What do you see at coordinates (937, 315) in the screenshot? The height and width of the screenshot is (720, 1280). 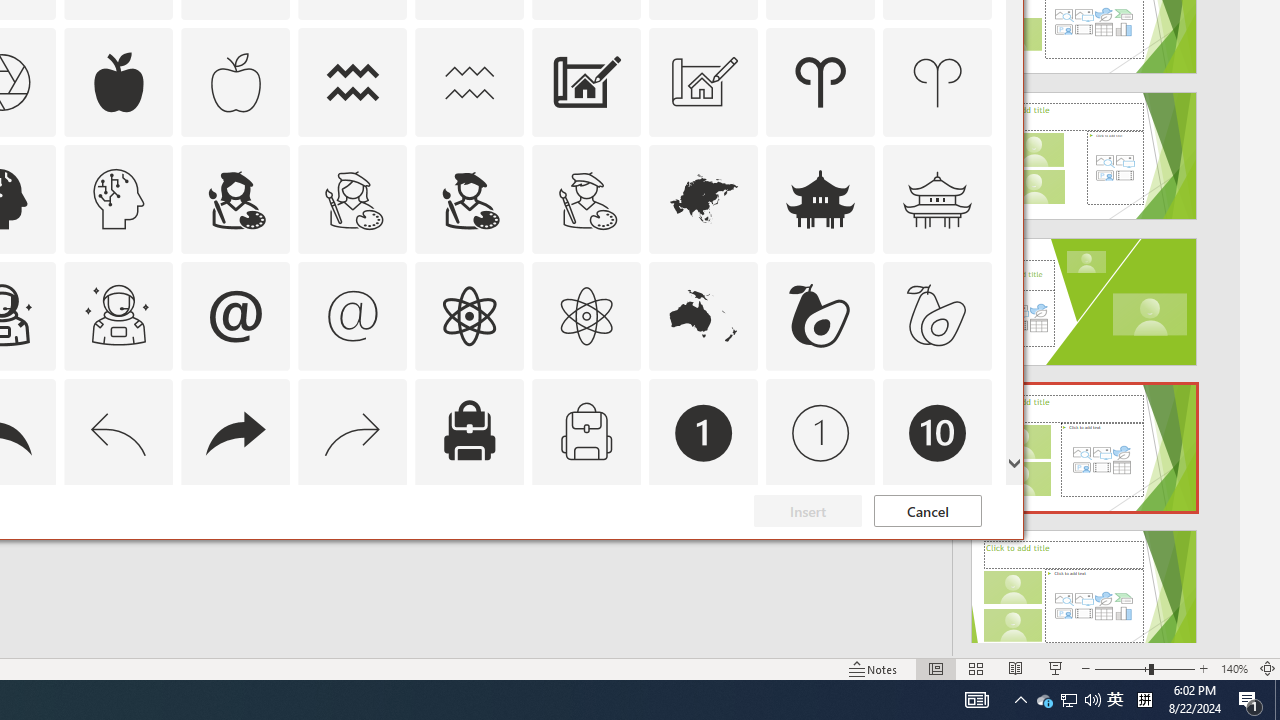 I see `'AutomationID: Icons_Avocado_M'` at bounding box center [937, 315].